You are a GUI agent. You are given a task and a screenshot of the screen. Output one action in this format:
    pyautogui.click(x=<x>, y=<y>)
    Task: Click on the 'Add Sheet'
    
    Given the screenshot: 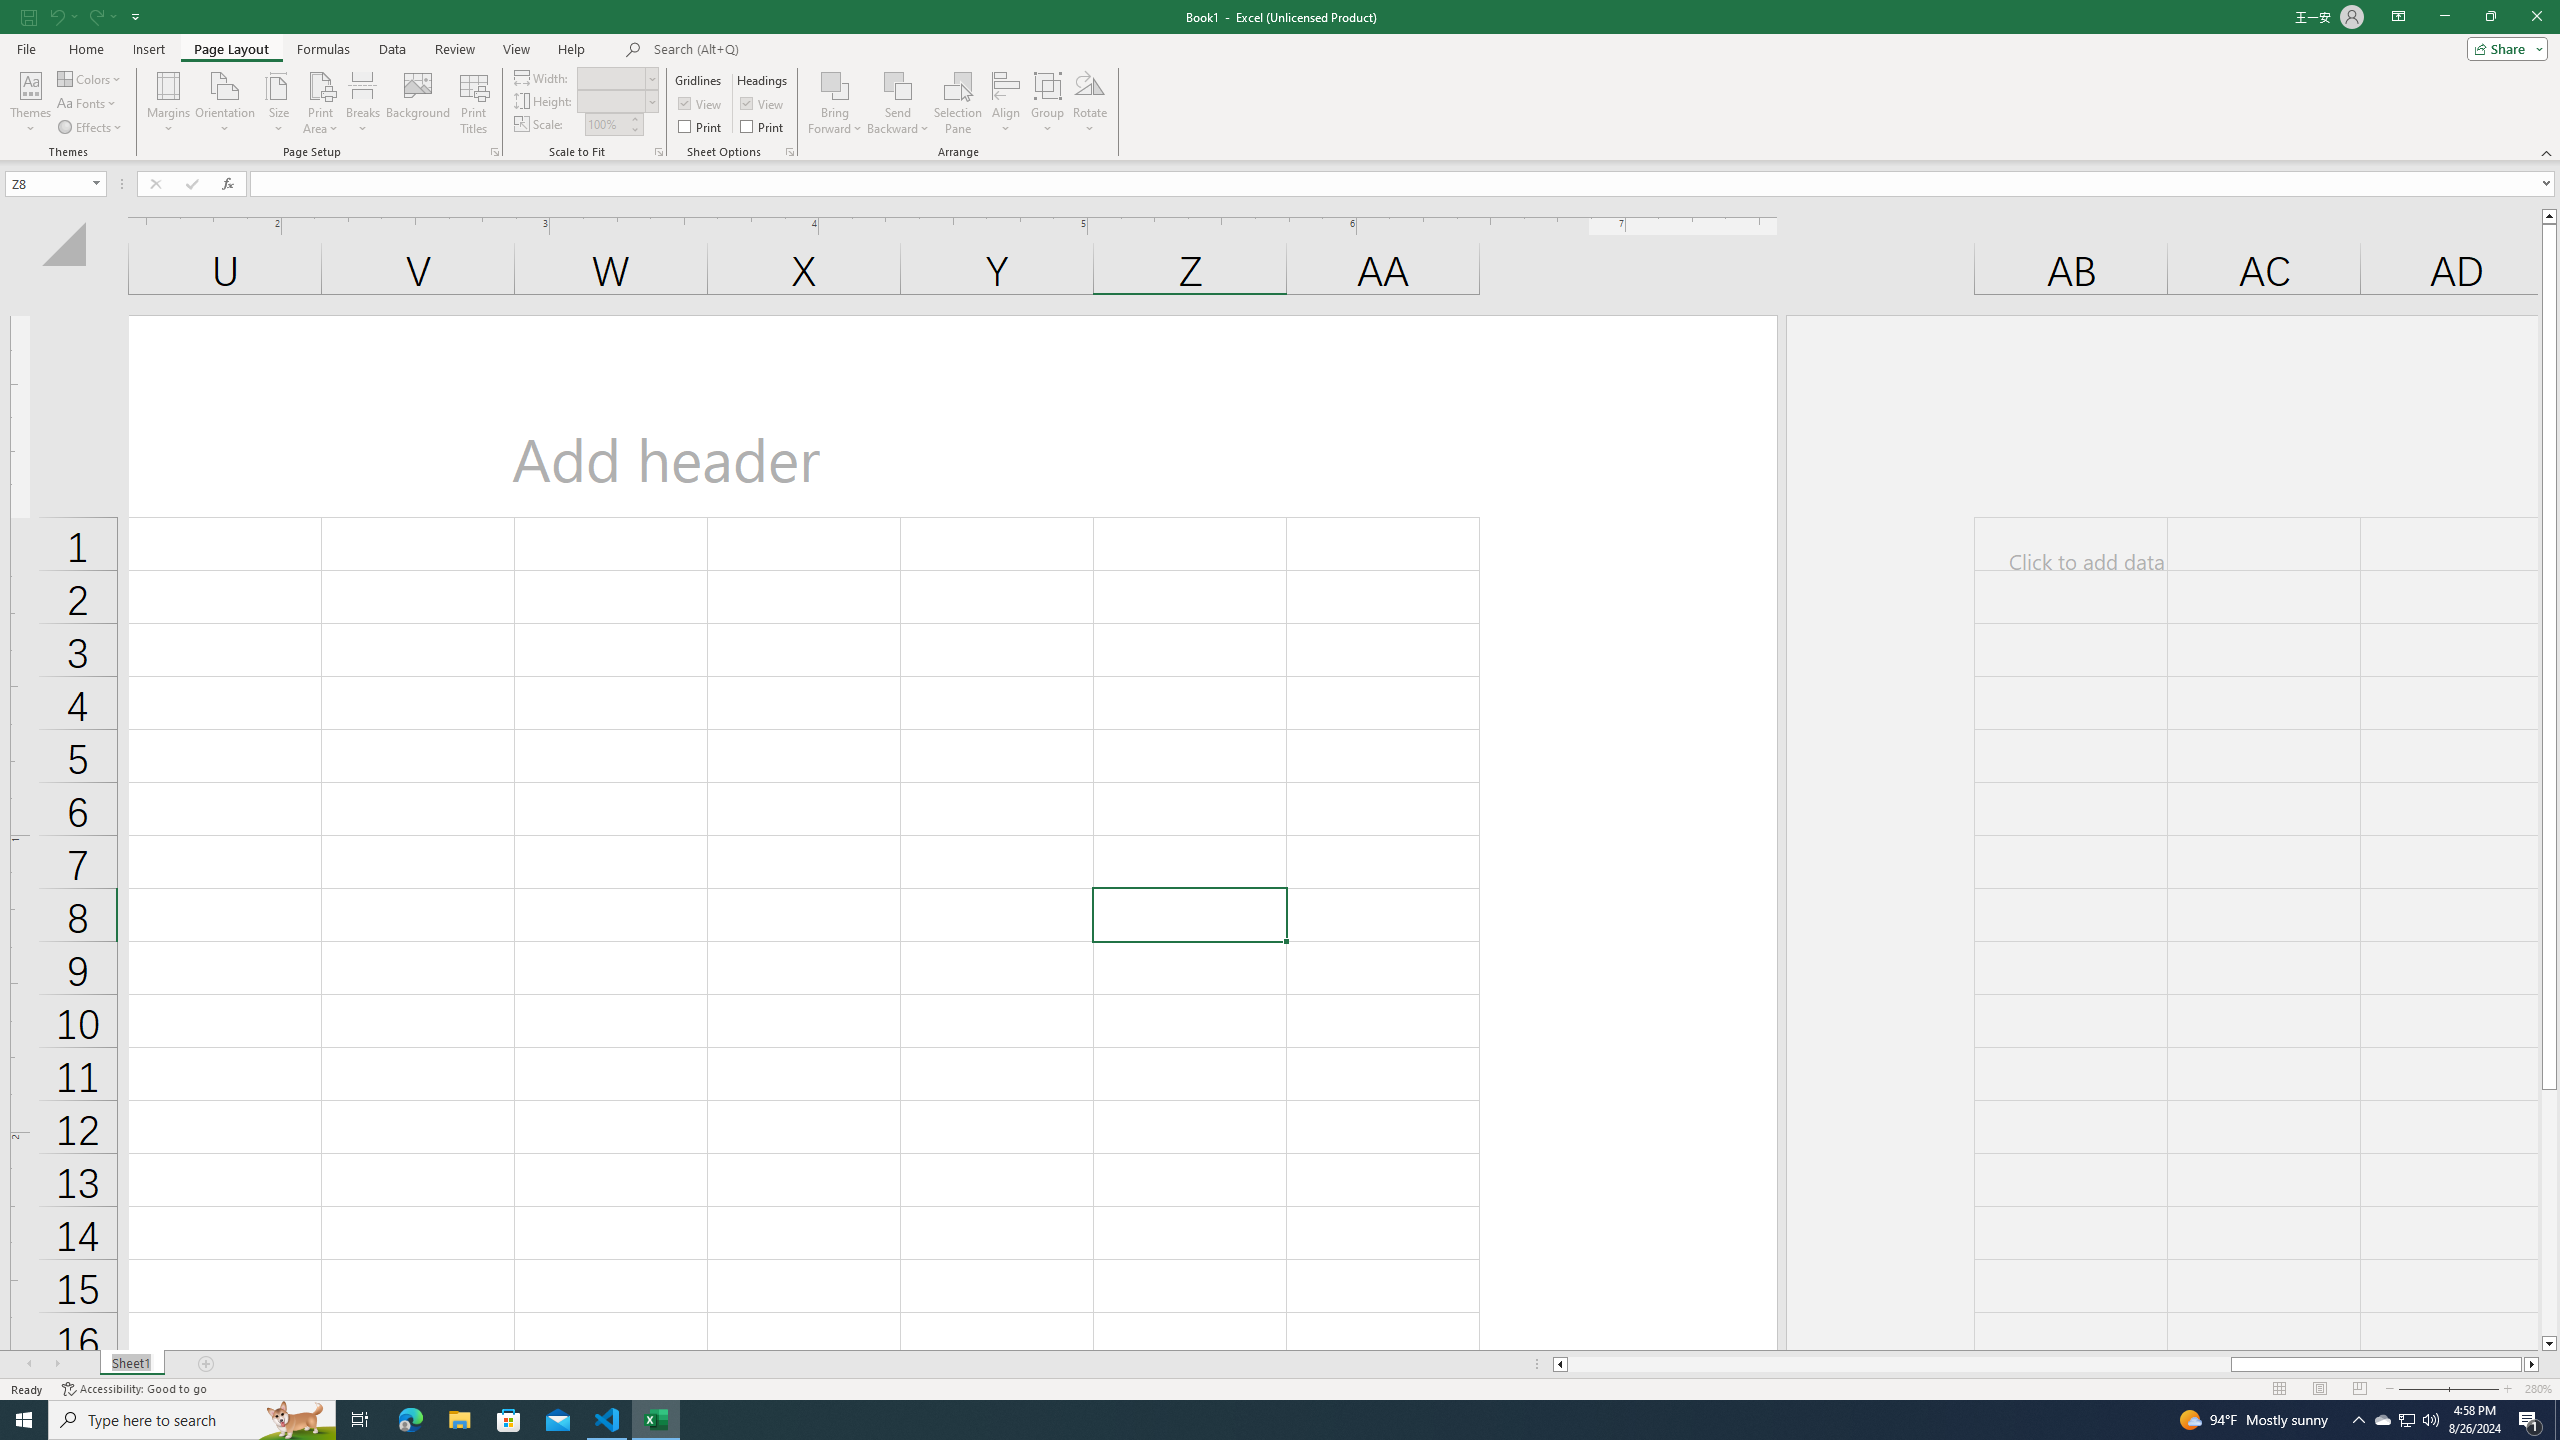 What is the action you would take?
    pyautogui.click(x=205, y=1363)
    